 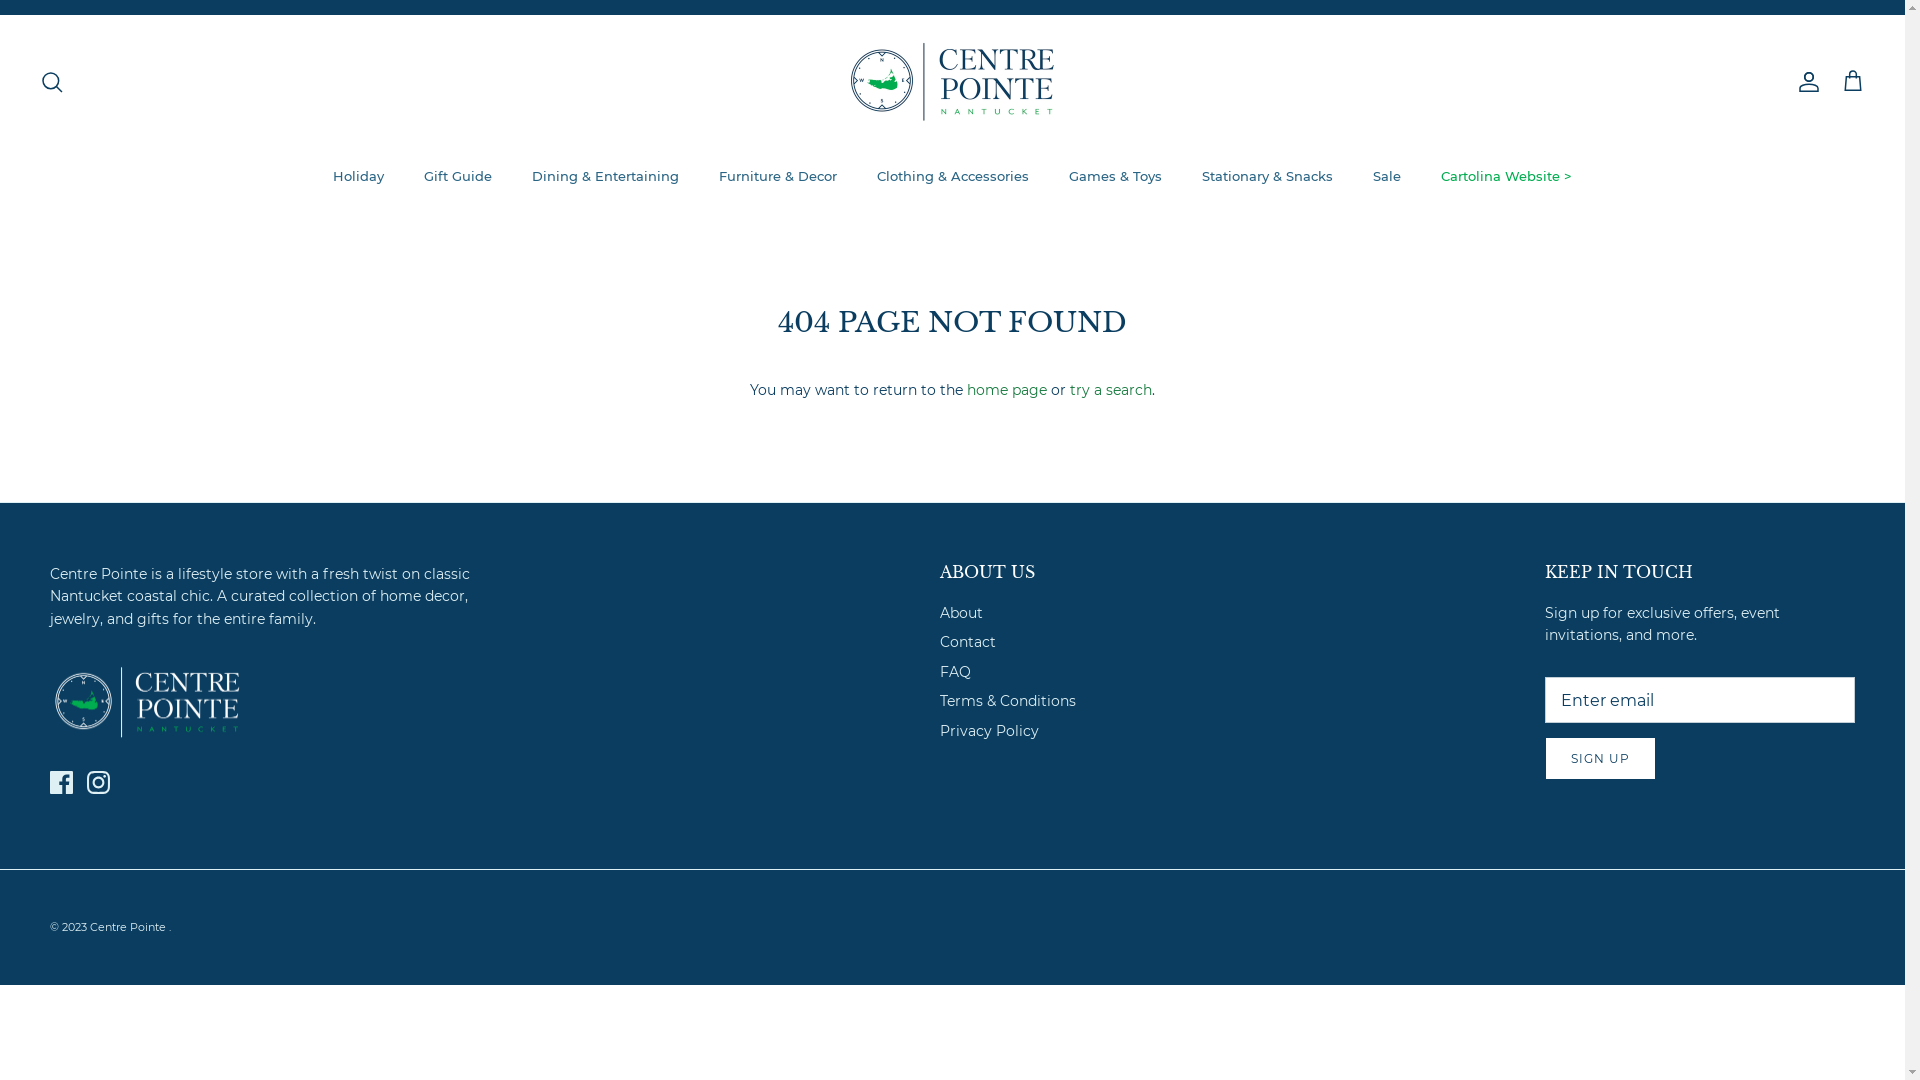 What do you see at coordinates (61, 781) in the screenshot?
I see `'Facebook'` at bounding box center [61, 781].